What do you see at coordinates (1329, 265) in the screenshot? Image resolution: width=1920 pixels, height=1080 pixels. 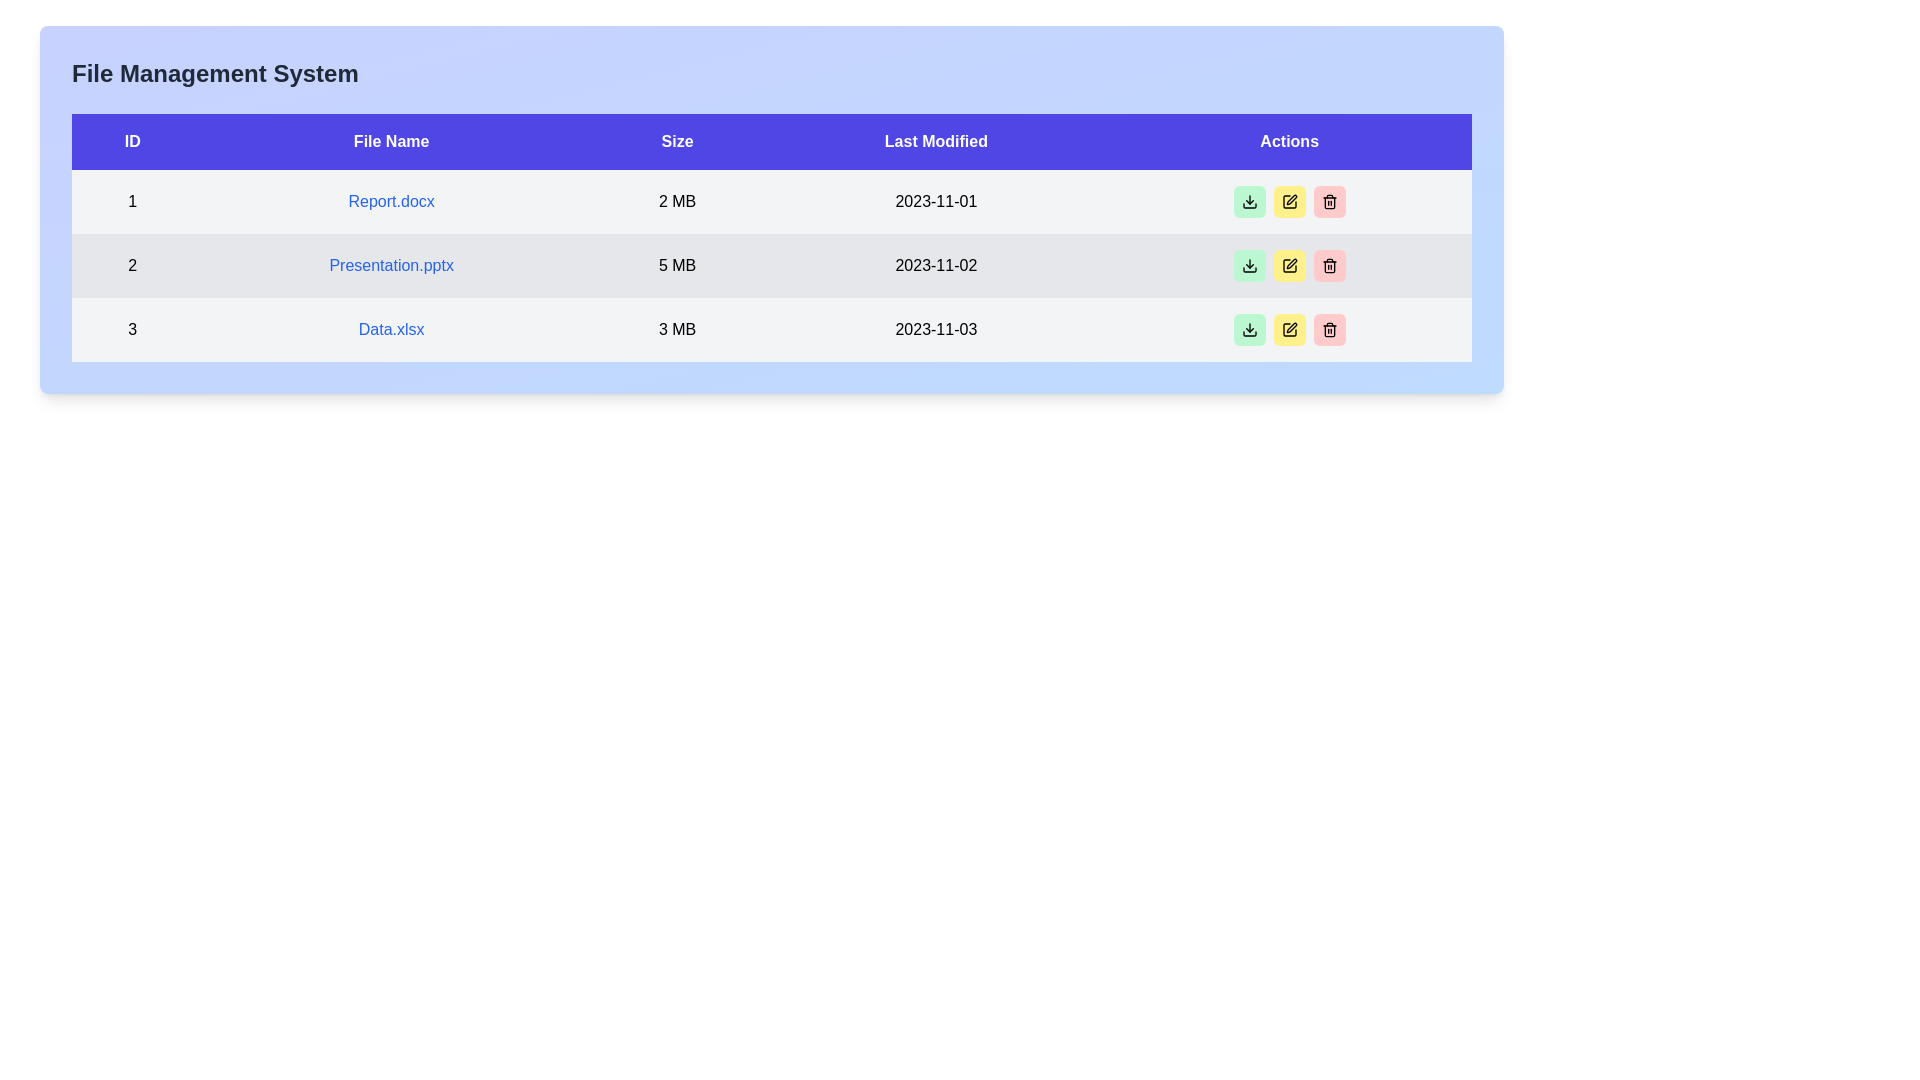 I see `the delete icon button, which is the third icon in the 'Actions' column of the second row in the file listing table, enclosed within a red-colored rectangular button` at bounding box center [1329, 265].